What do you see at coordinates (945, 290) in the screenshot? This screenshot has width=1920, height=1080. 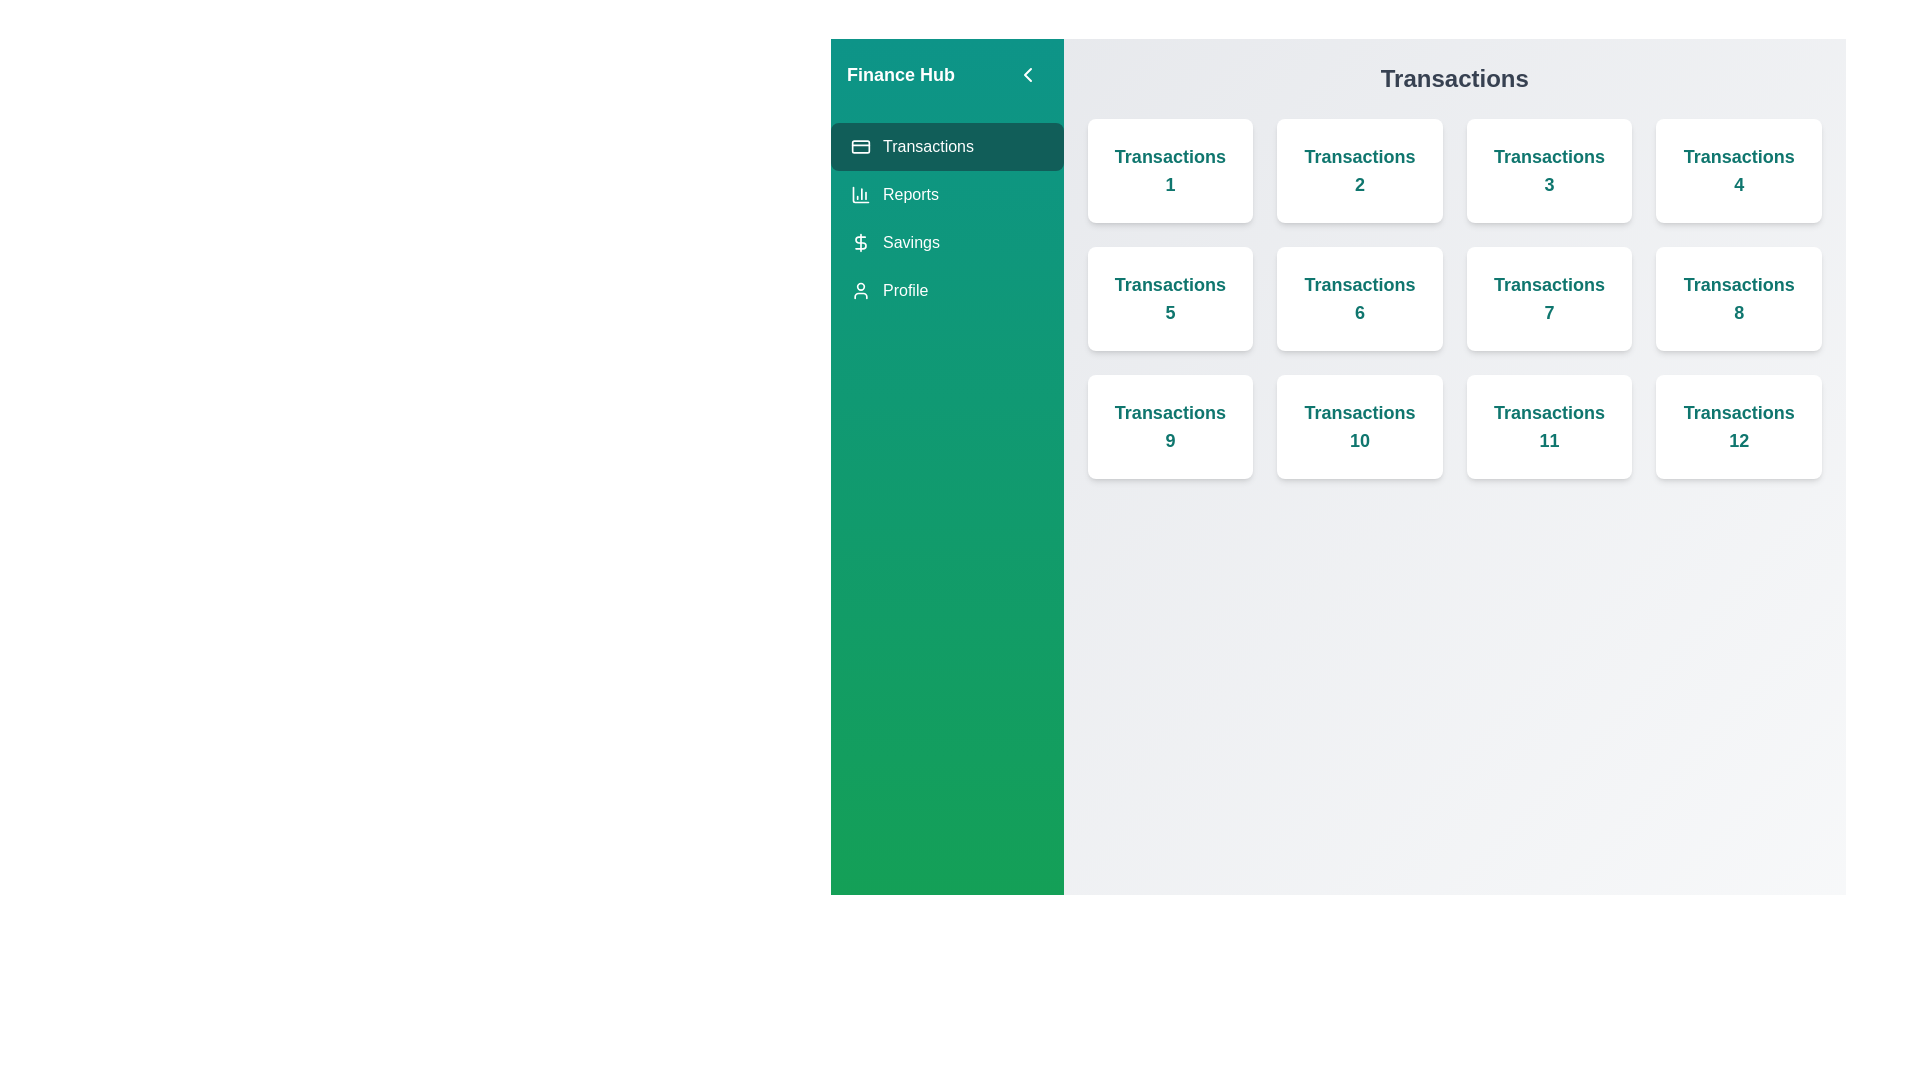 I see `the tab named Profile in the sidebar` at bounding box center [945, 290].